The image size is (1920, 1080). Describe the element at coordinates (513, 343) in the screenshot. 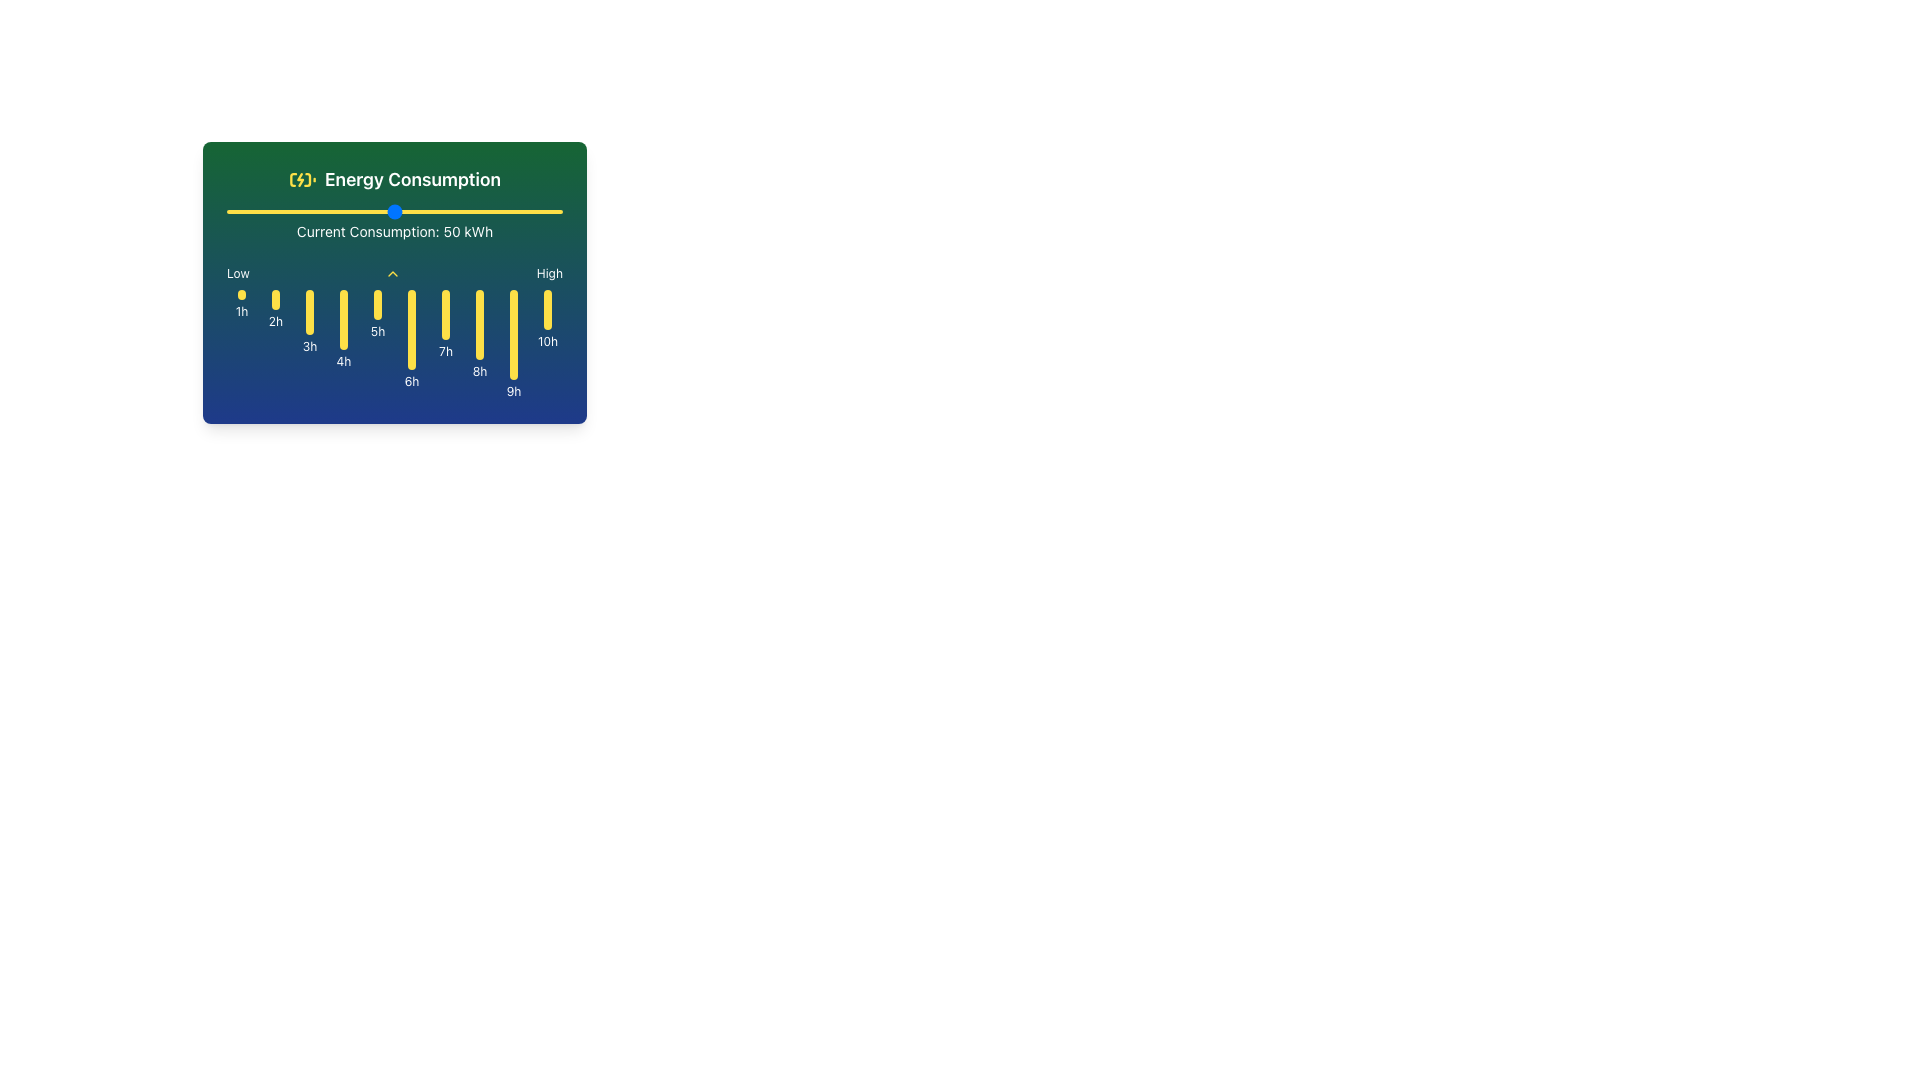

I see `the 9th bar in the 'Current Consumption' section of the horizontal bar chart` at that location.